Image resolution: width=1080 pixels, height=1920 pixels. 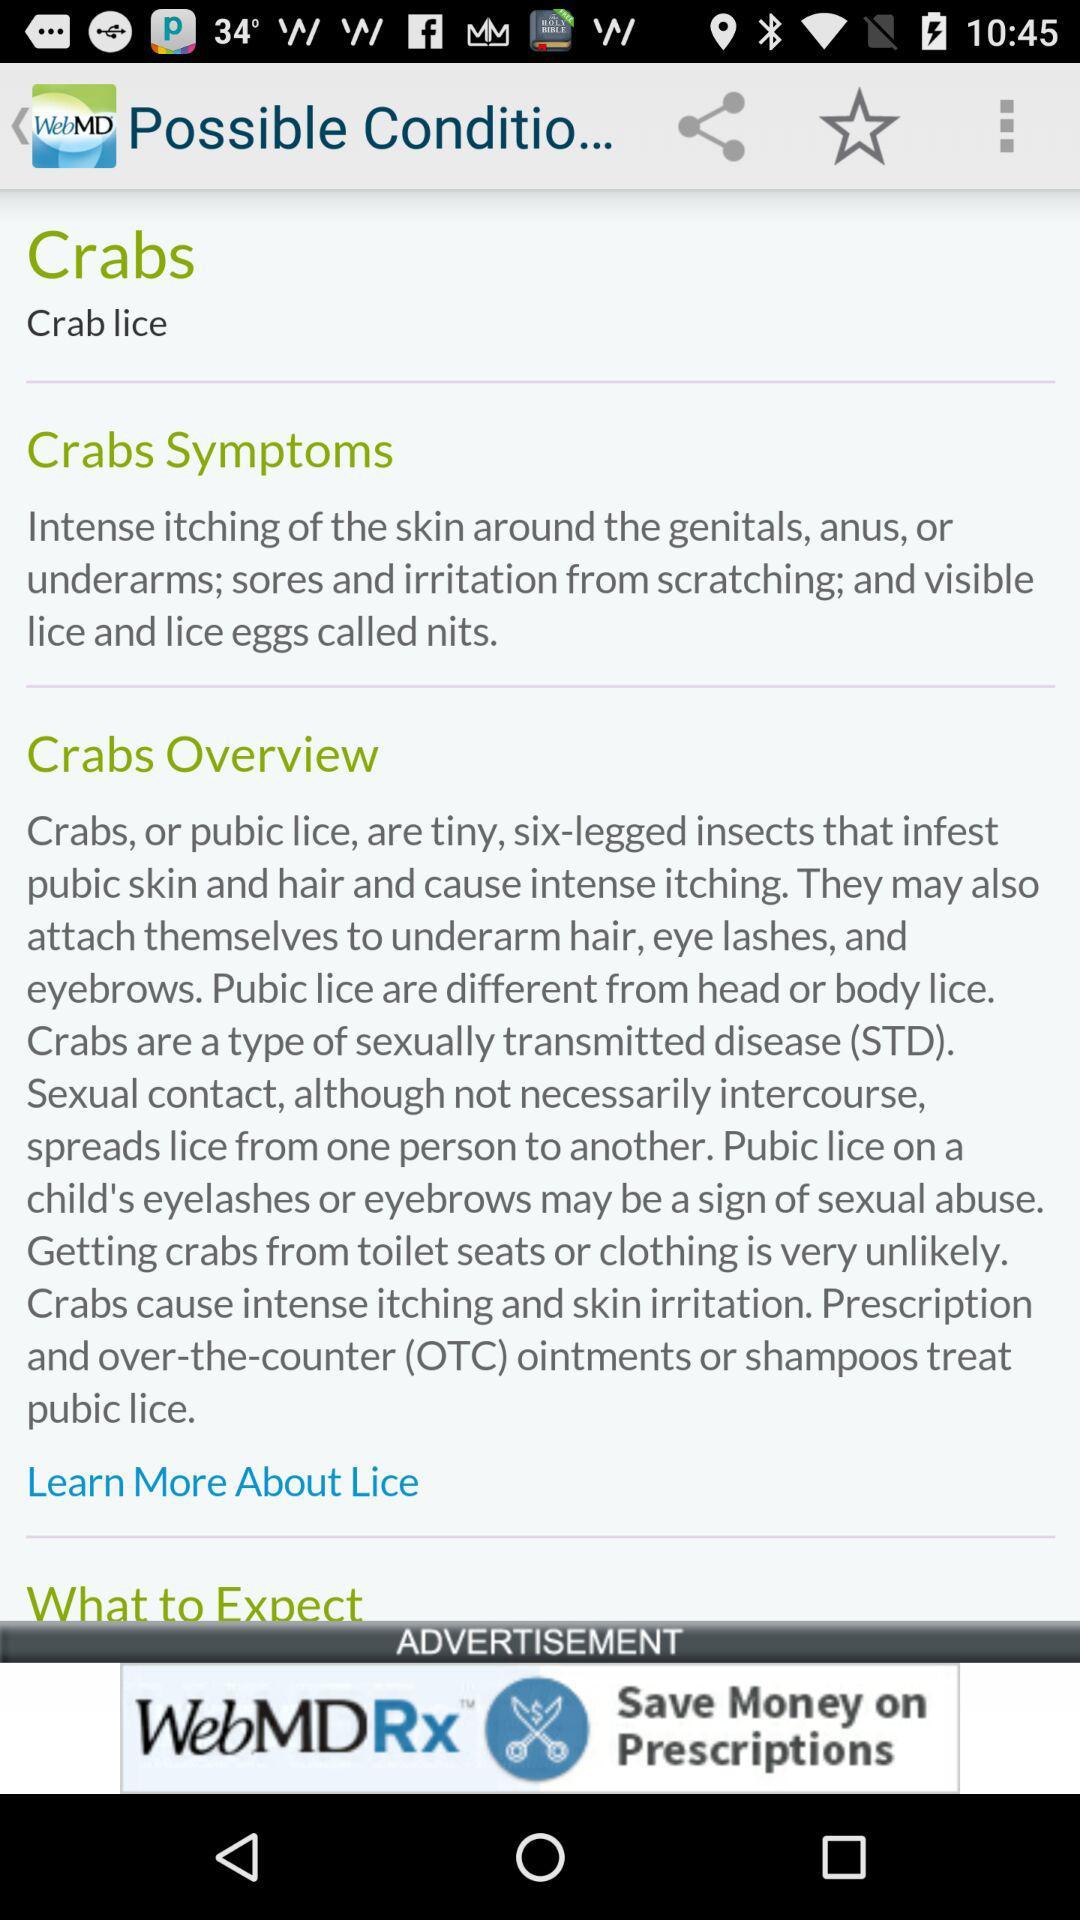 What do you see at coordinates (540, 903) in the screenshot?
I see `description` at bounding box center [540, 903].